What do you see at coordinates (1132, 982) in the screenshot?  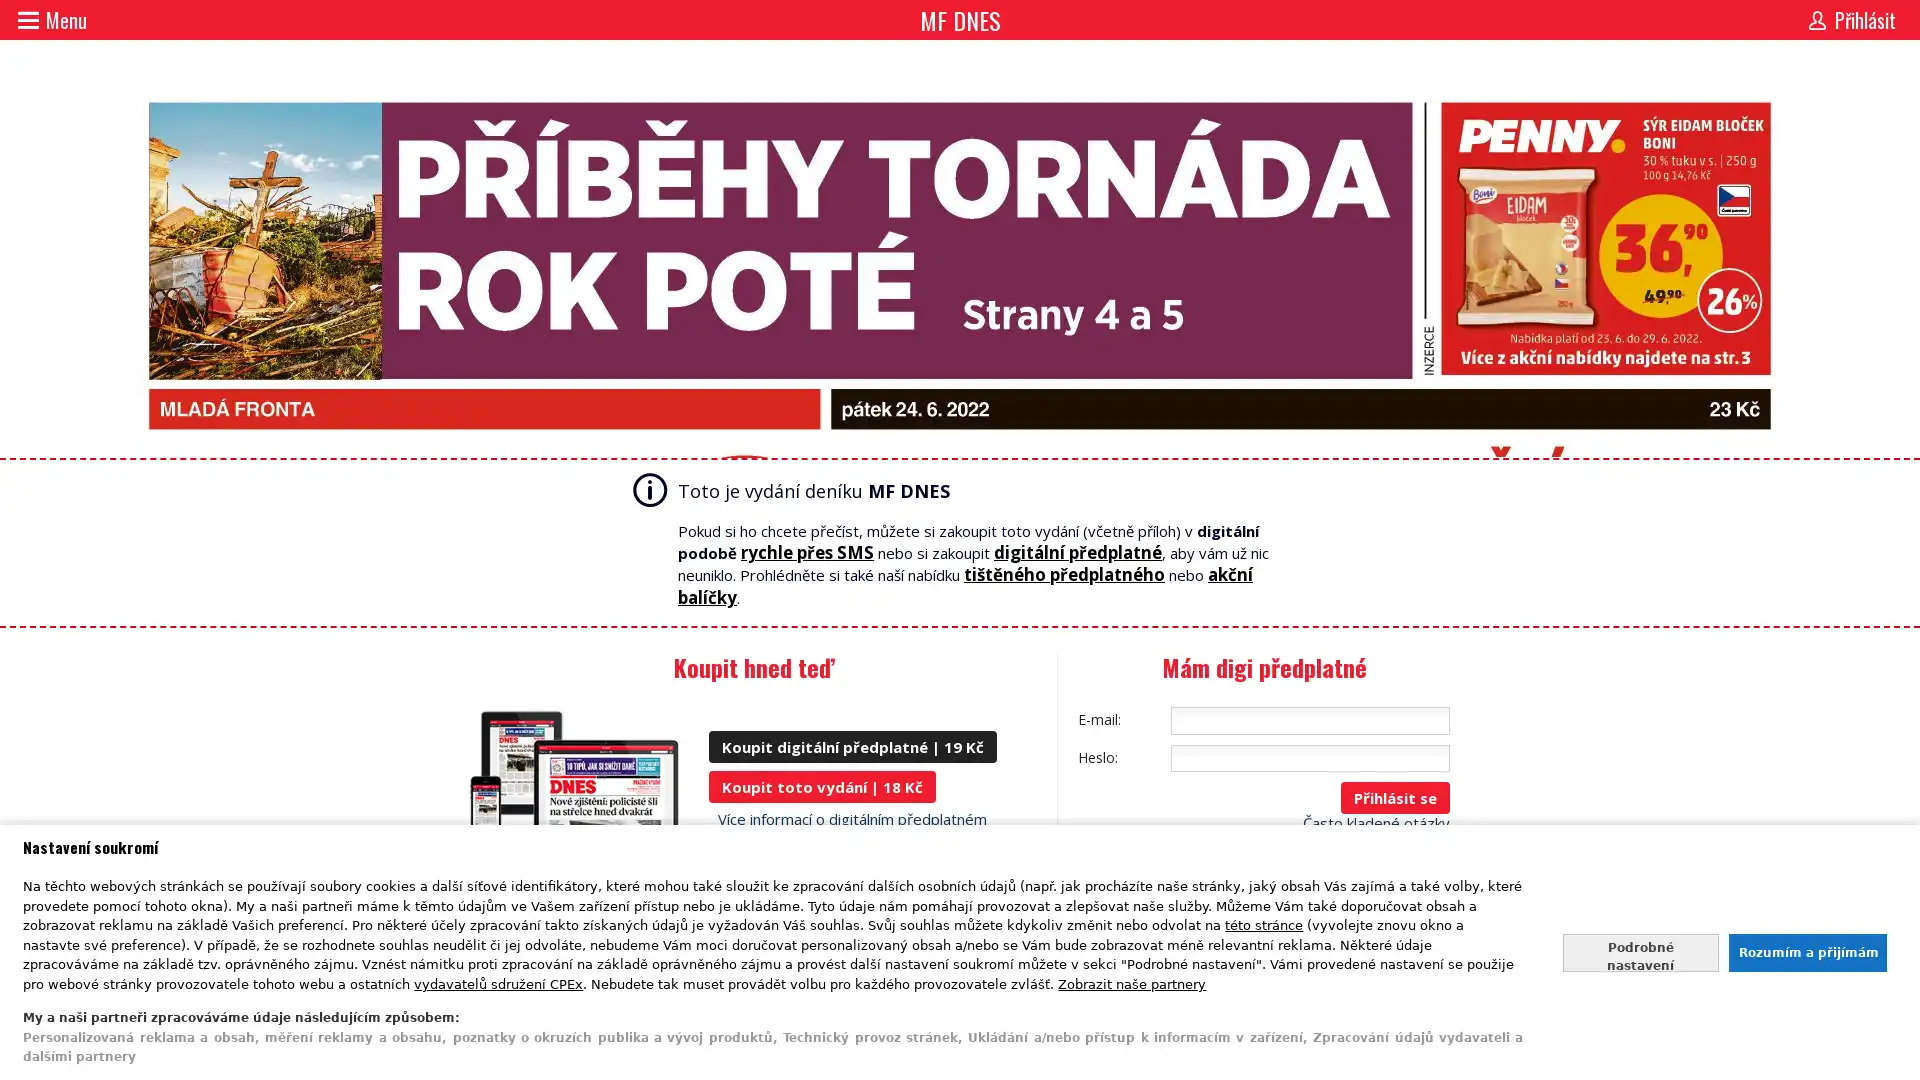 I see `Zobrazit nase partnery` at bounding box center [1132, 982].